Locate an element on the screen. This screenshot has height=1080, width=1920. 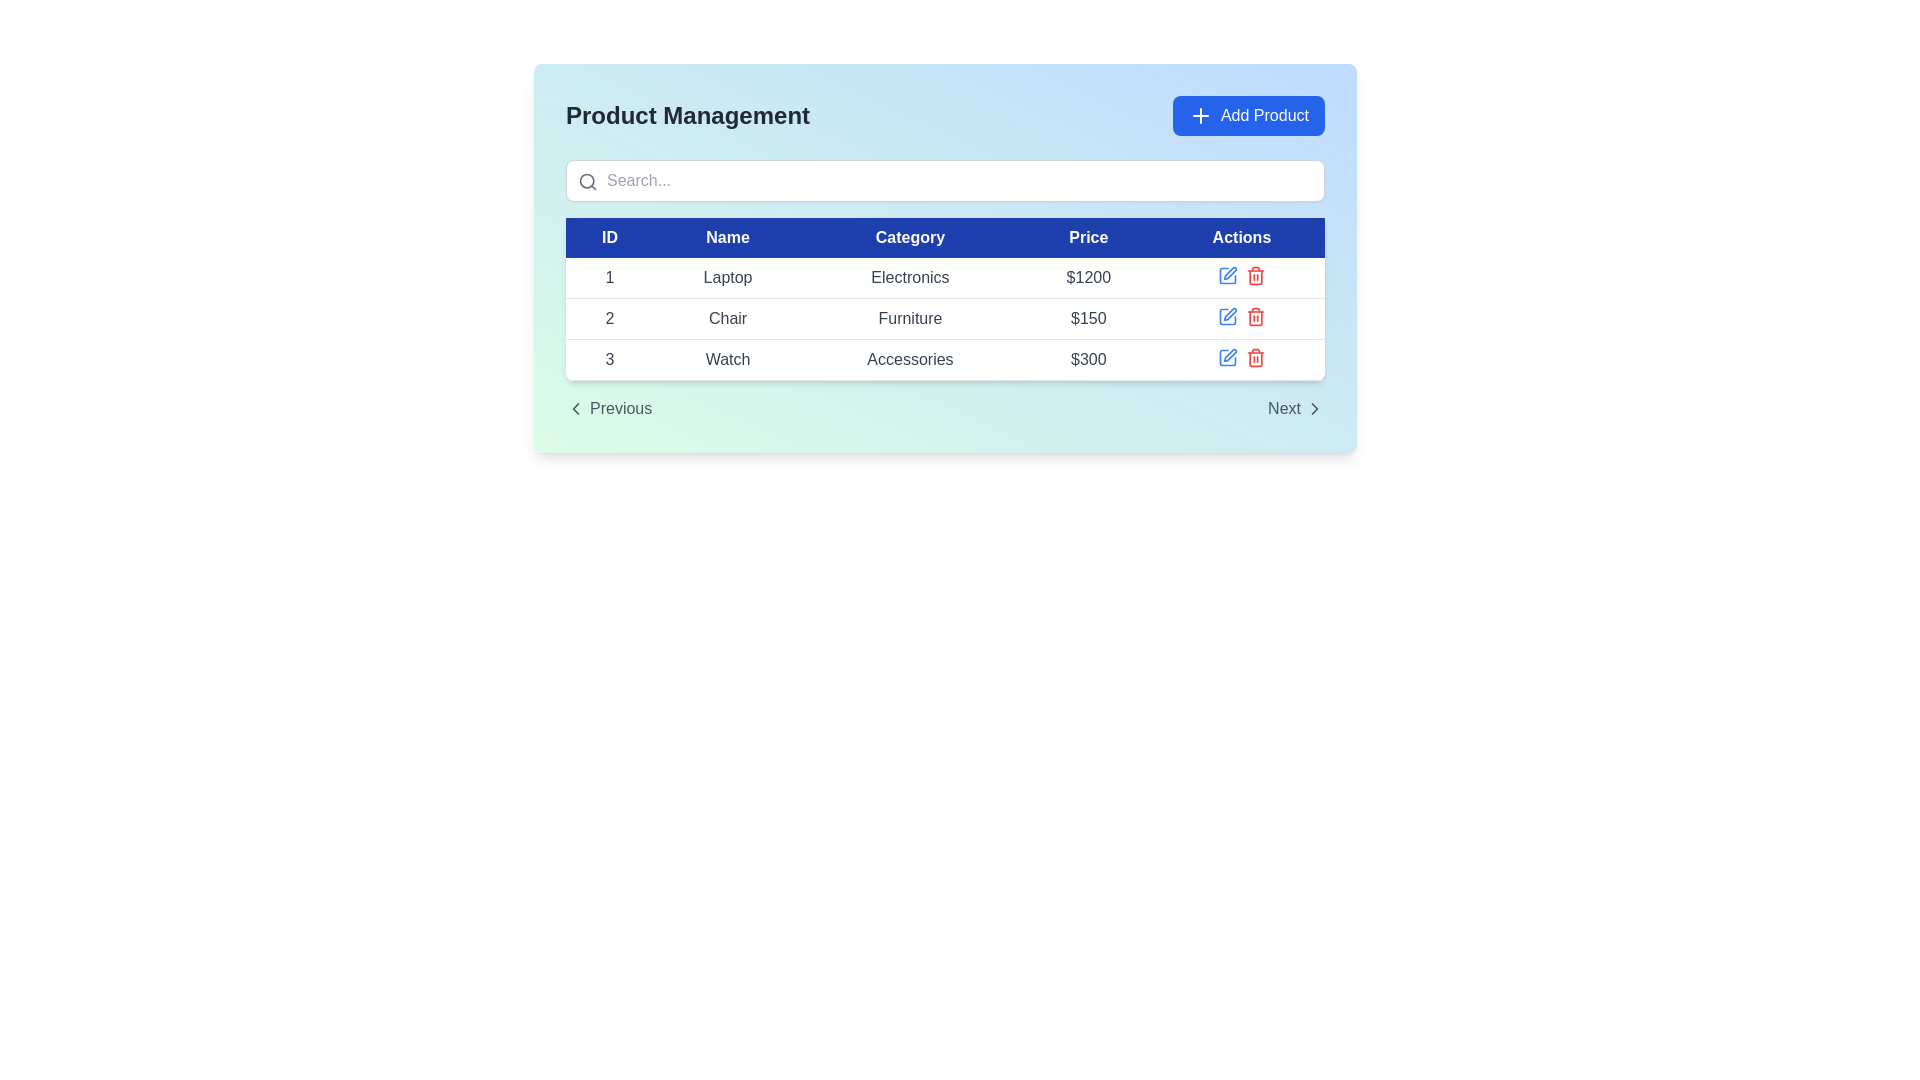
the pen icon button in the 'Actions' column of the first row in the product management table is located at coordinates (1229, 273).